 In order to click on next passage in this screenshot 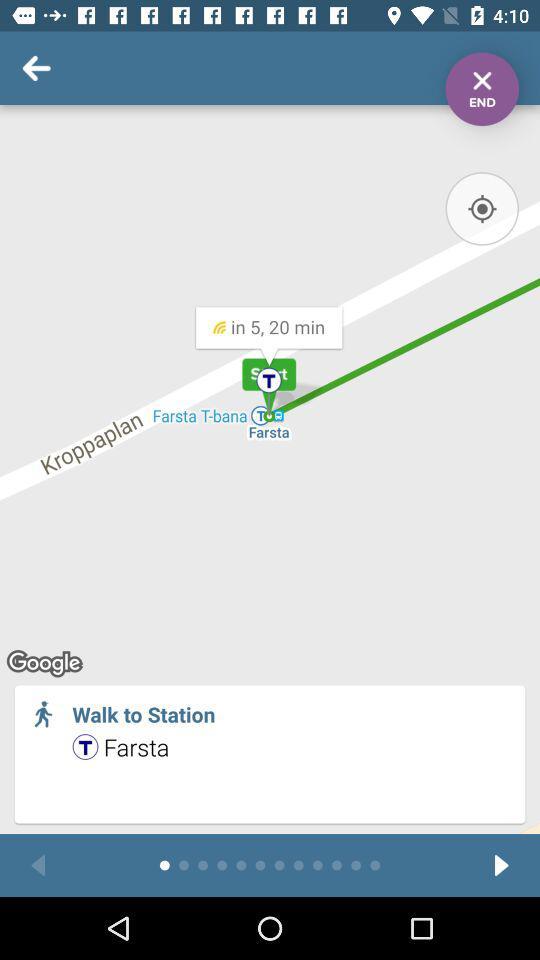, I will do `click(500, 864)`.